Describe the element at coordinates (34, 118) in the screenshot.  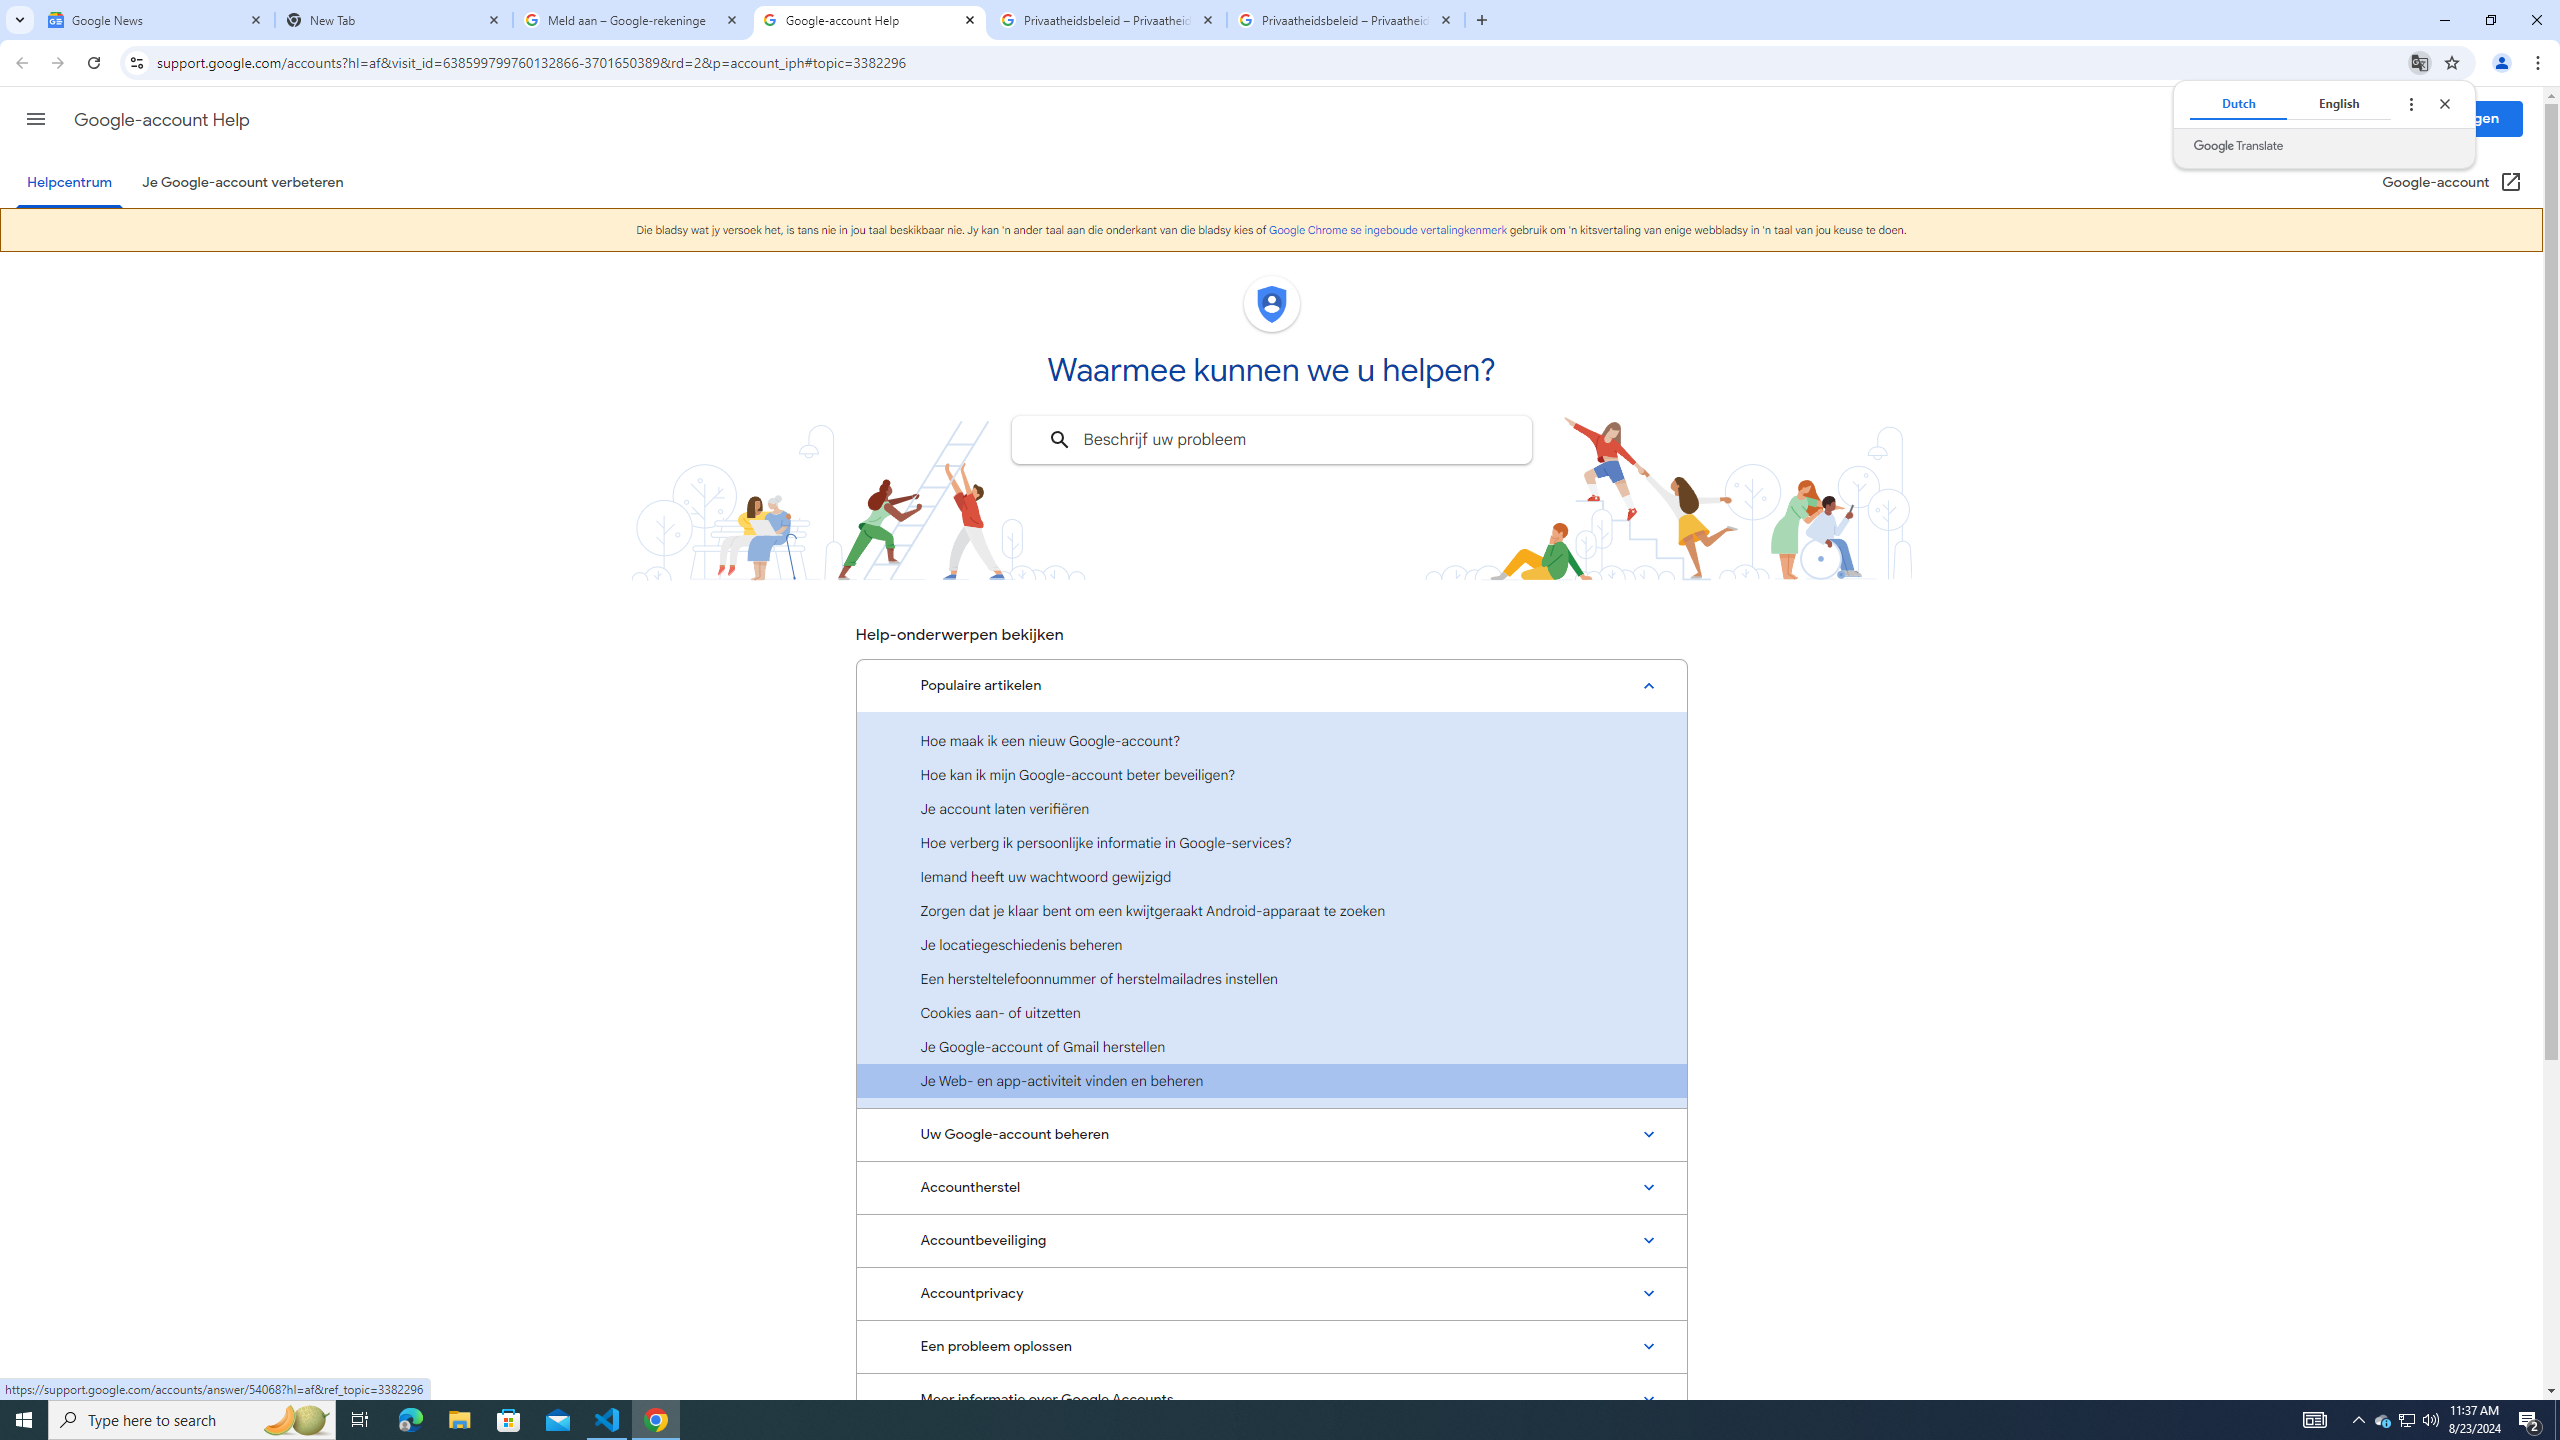
I see `'Hoofdmenu'` at that location.